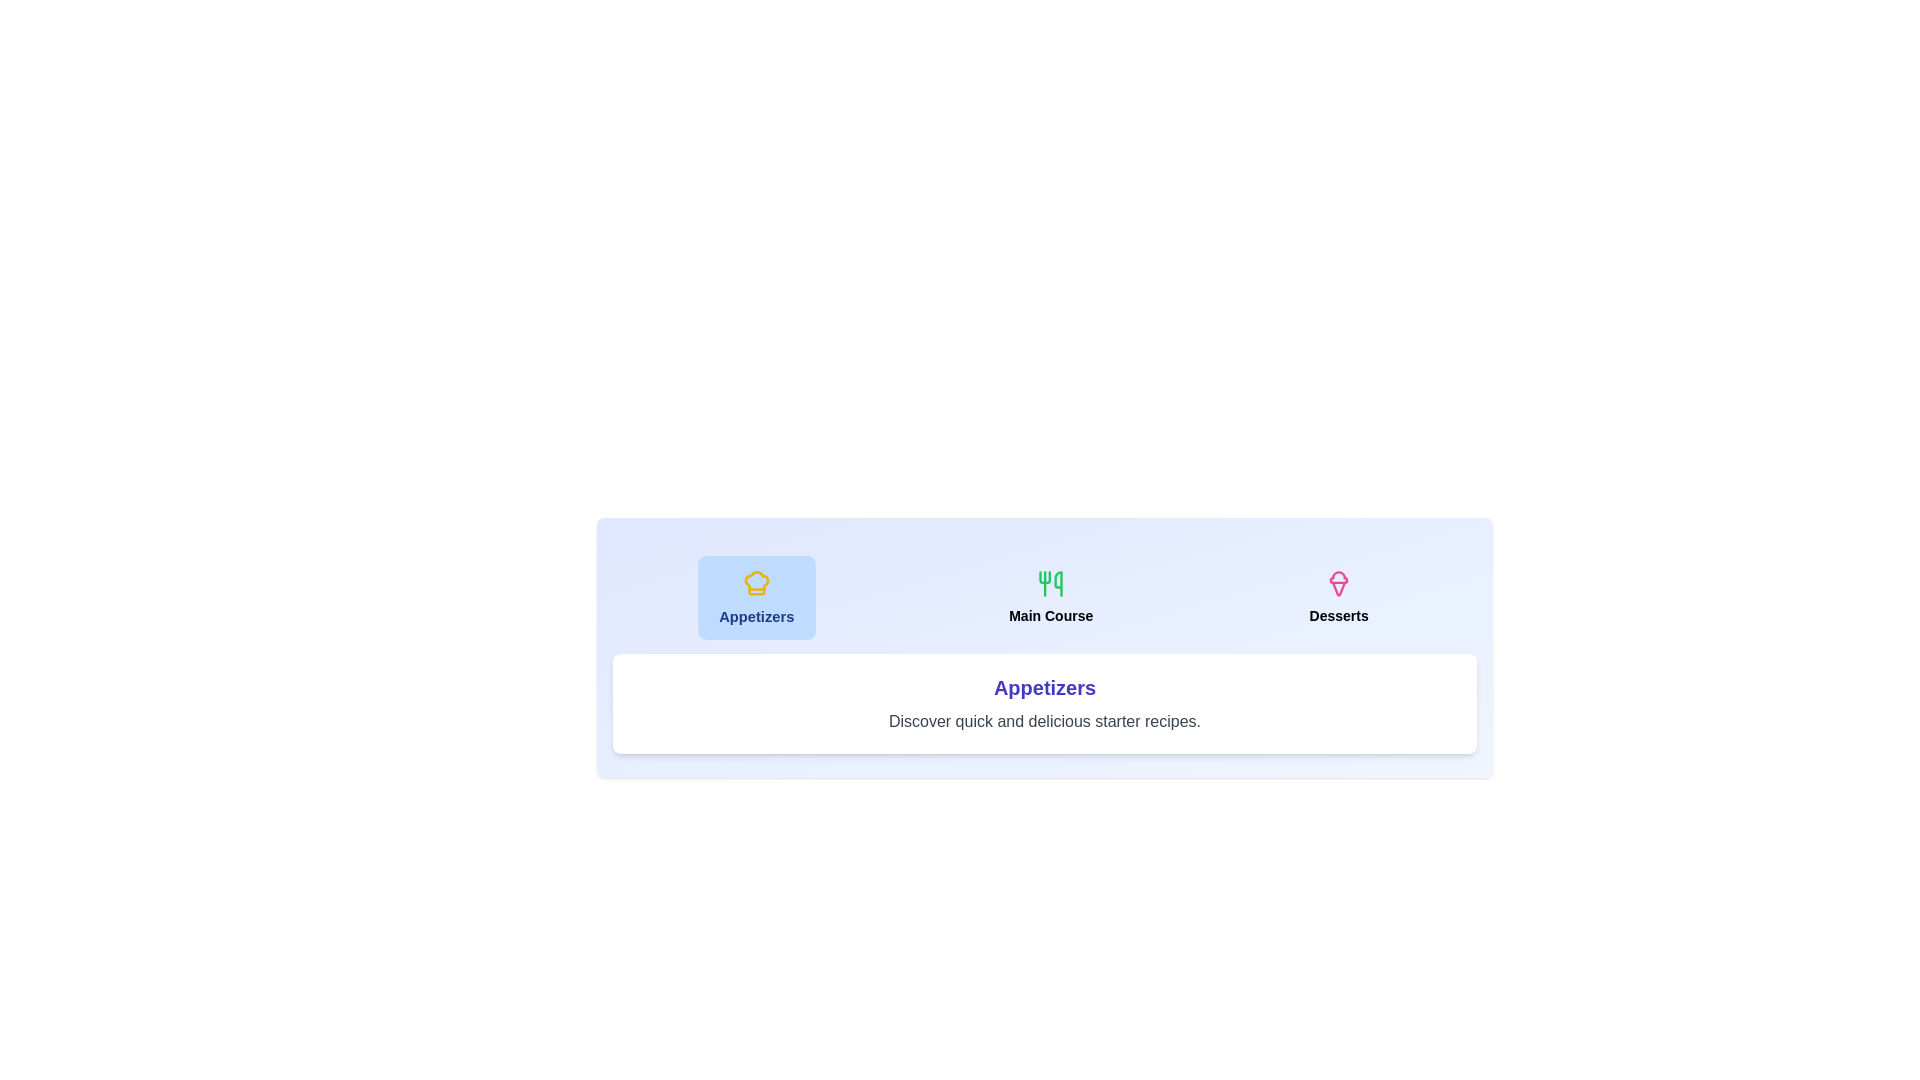  Describe the element at coordinates (756, 596) in the screenshot. I see `the tab labeled Appetizers to display its associated category` at that location.